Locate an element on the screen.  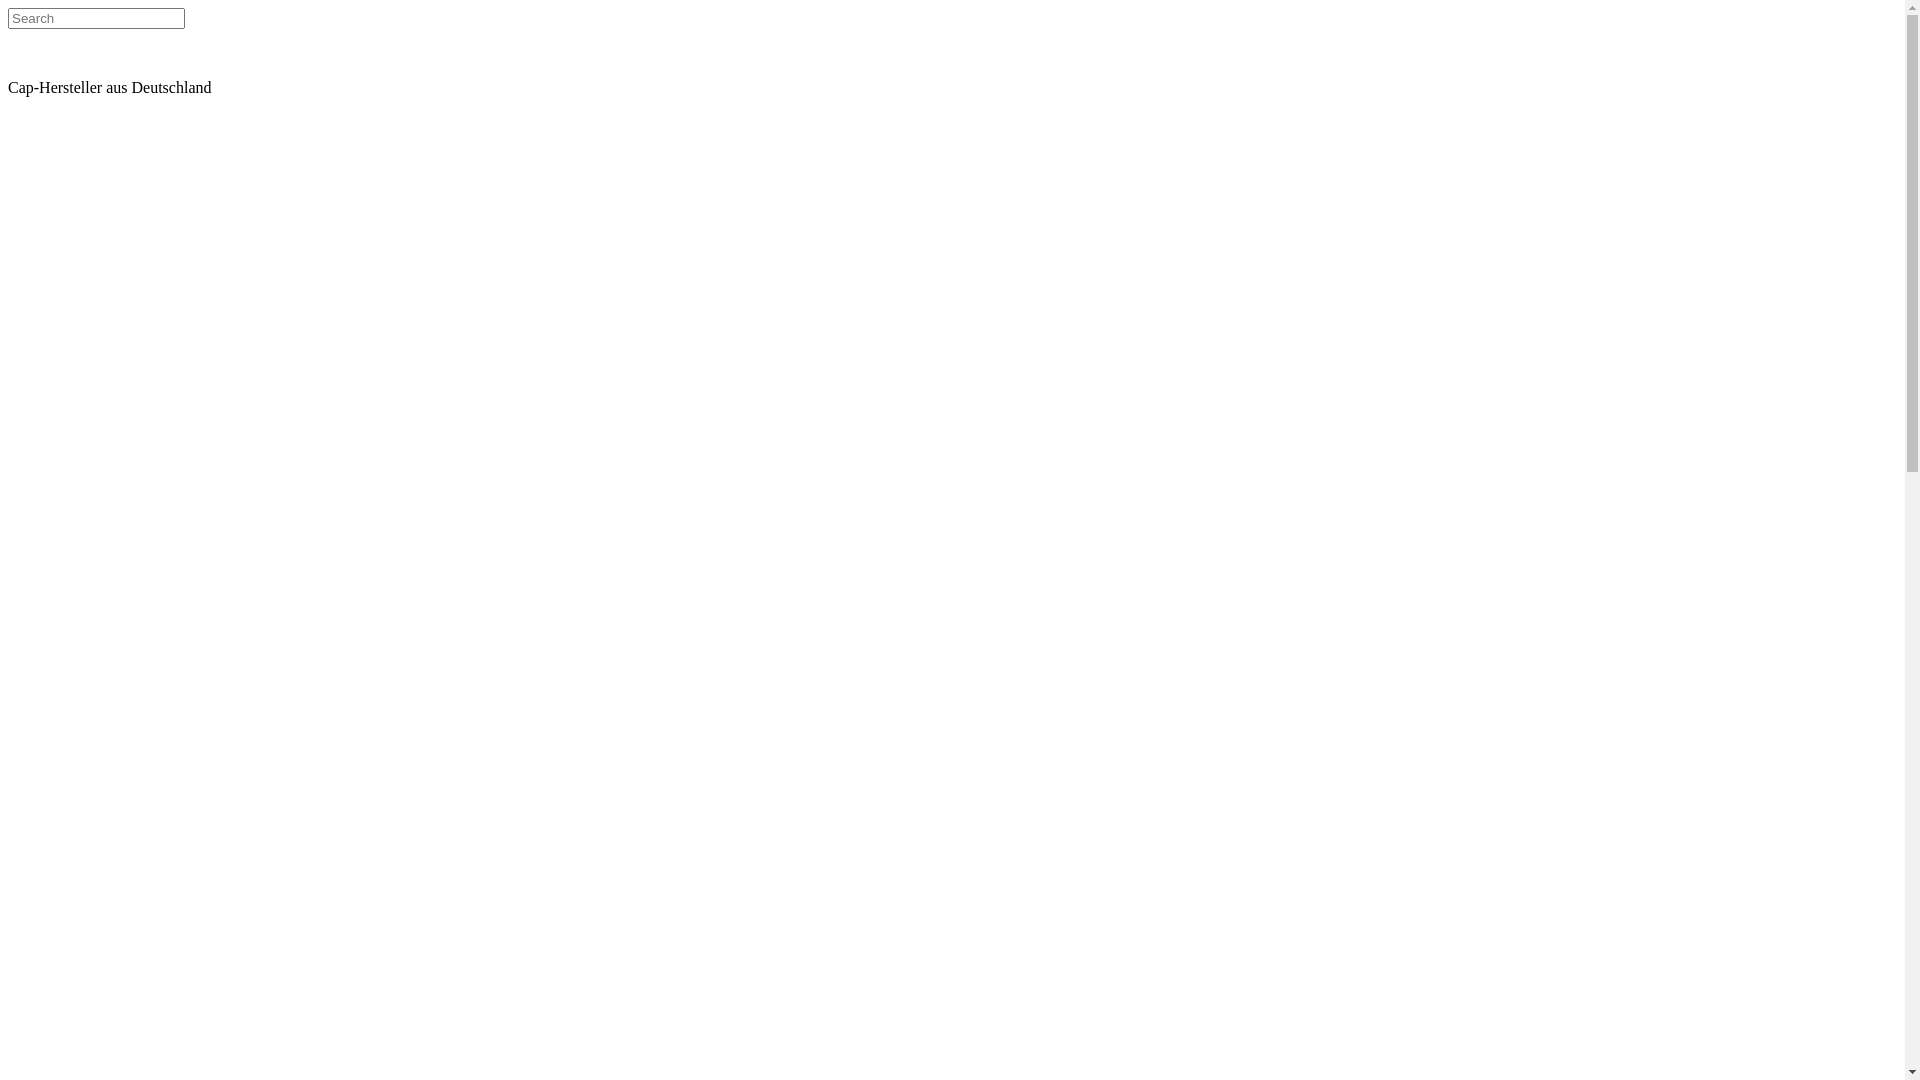
'Search' is located at coordinates (8, 18).